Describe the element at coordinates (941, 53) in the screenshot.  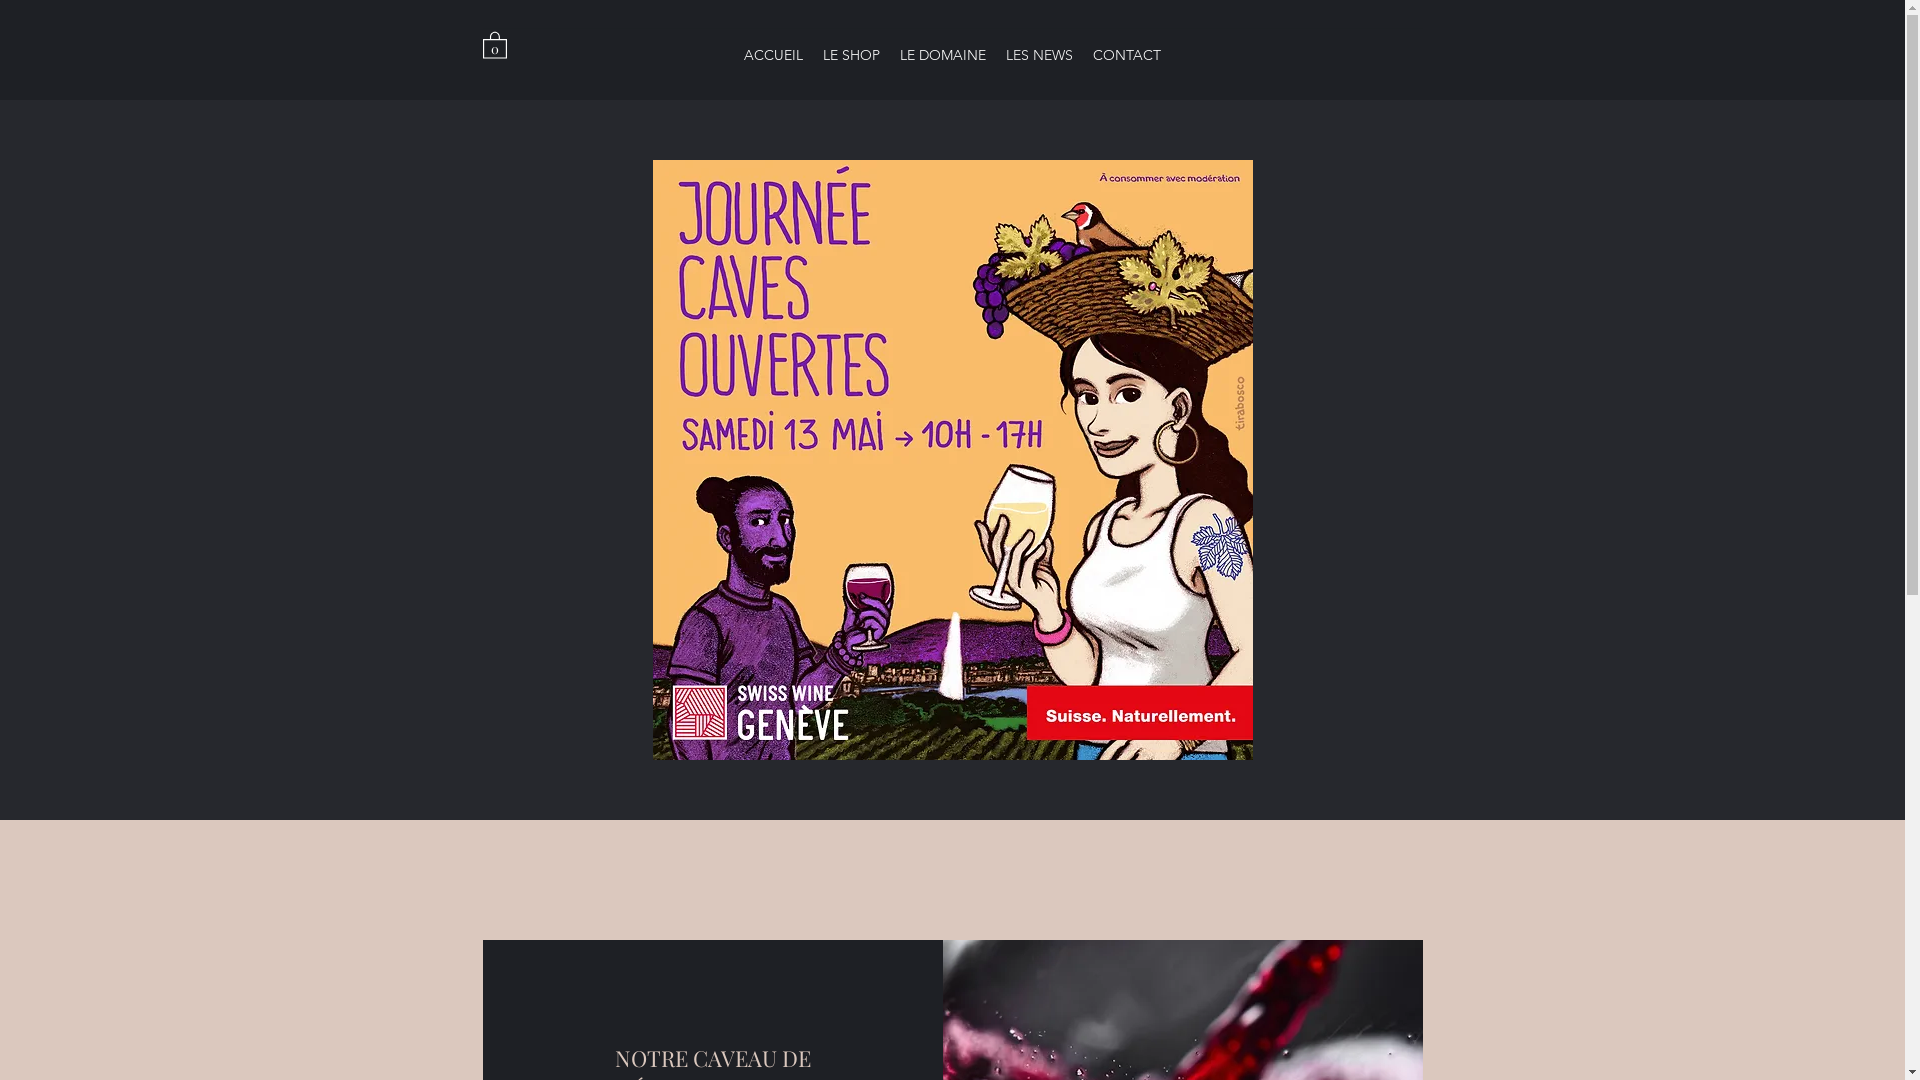
I see `'LE DOMAINE'` at that location.